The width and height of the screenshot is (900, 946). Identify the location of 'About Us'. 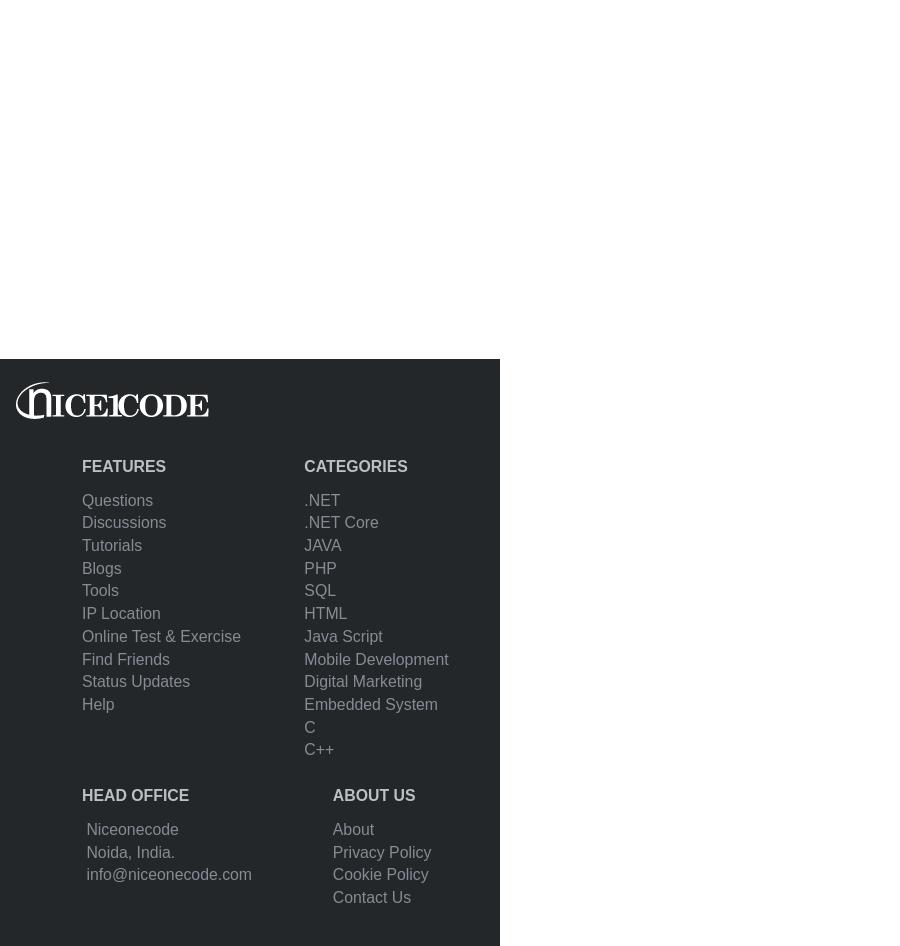
(373, 795).